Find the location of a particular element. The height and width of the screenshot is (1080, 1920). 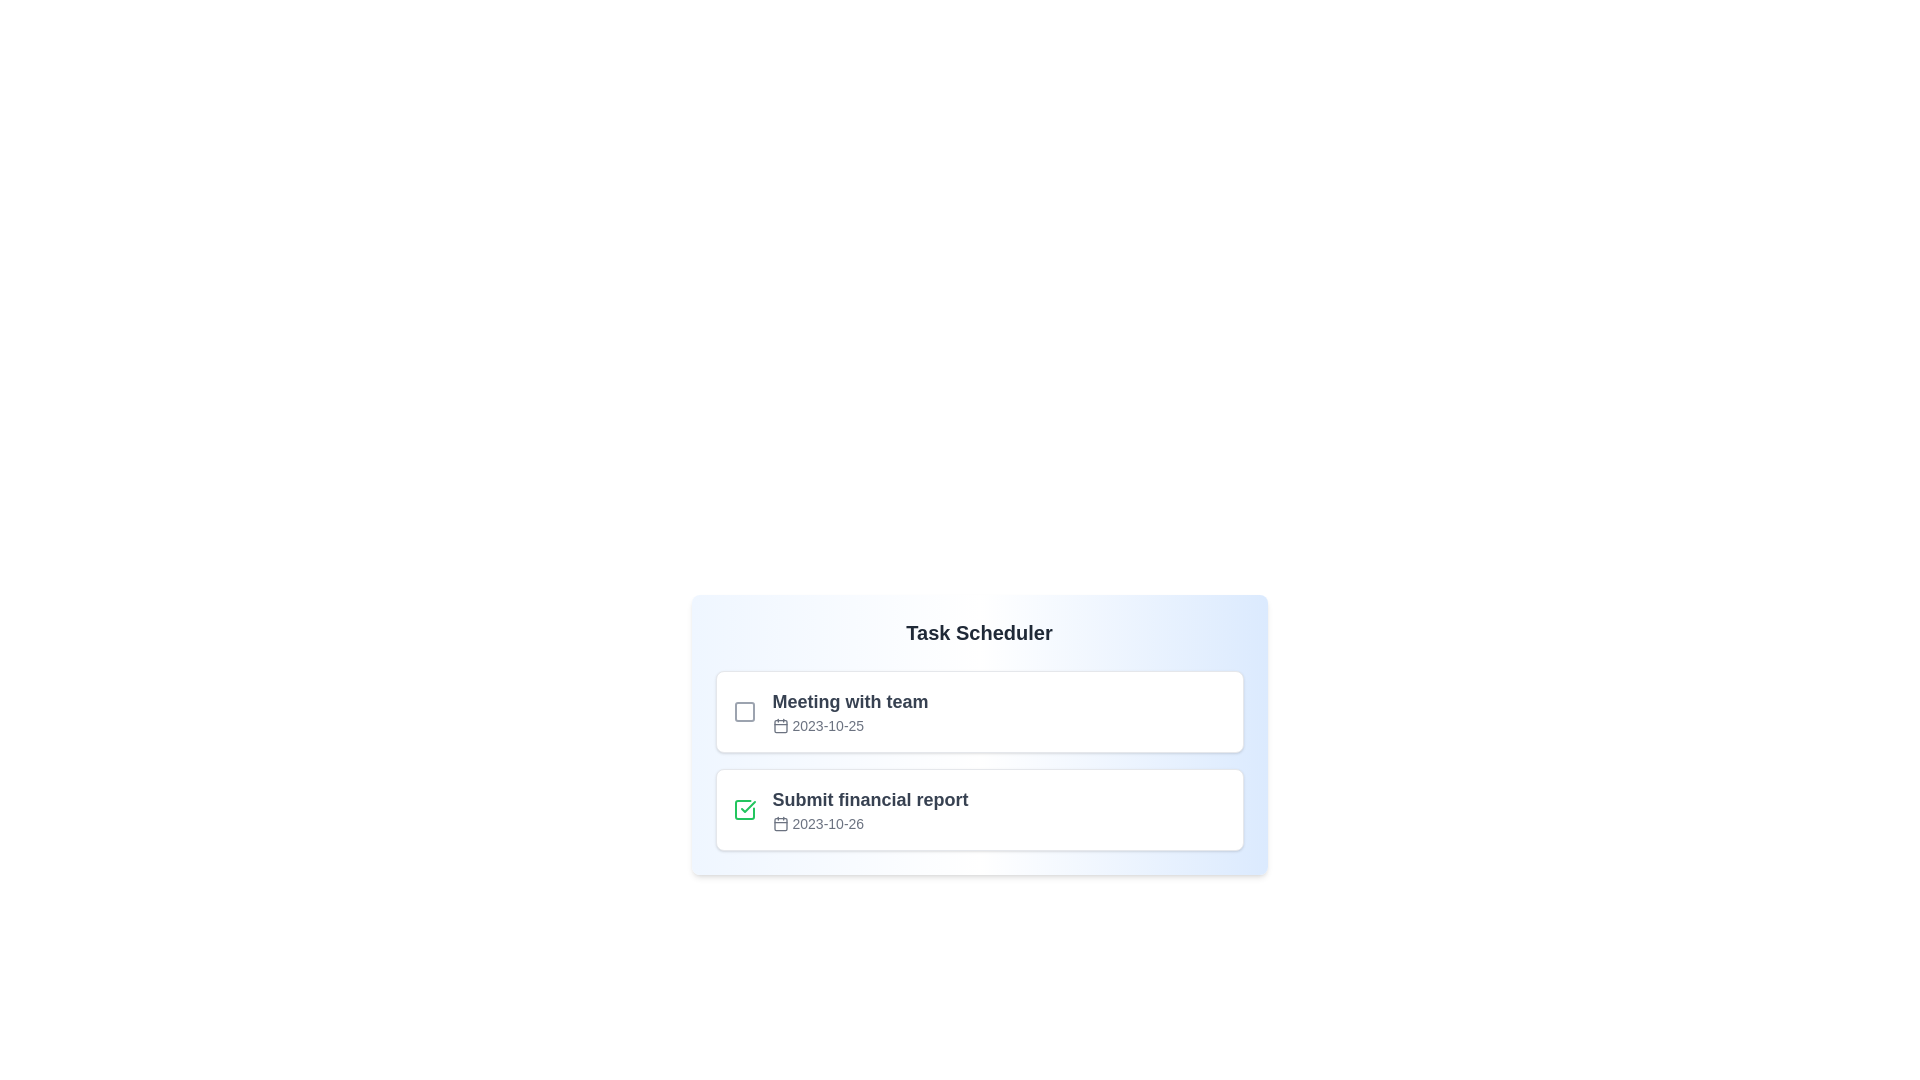

the 'Meeting with team' task information block is located at coordinates (850, 711).